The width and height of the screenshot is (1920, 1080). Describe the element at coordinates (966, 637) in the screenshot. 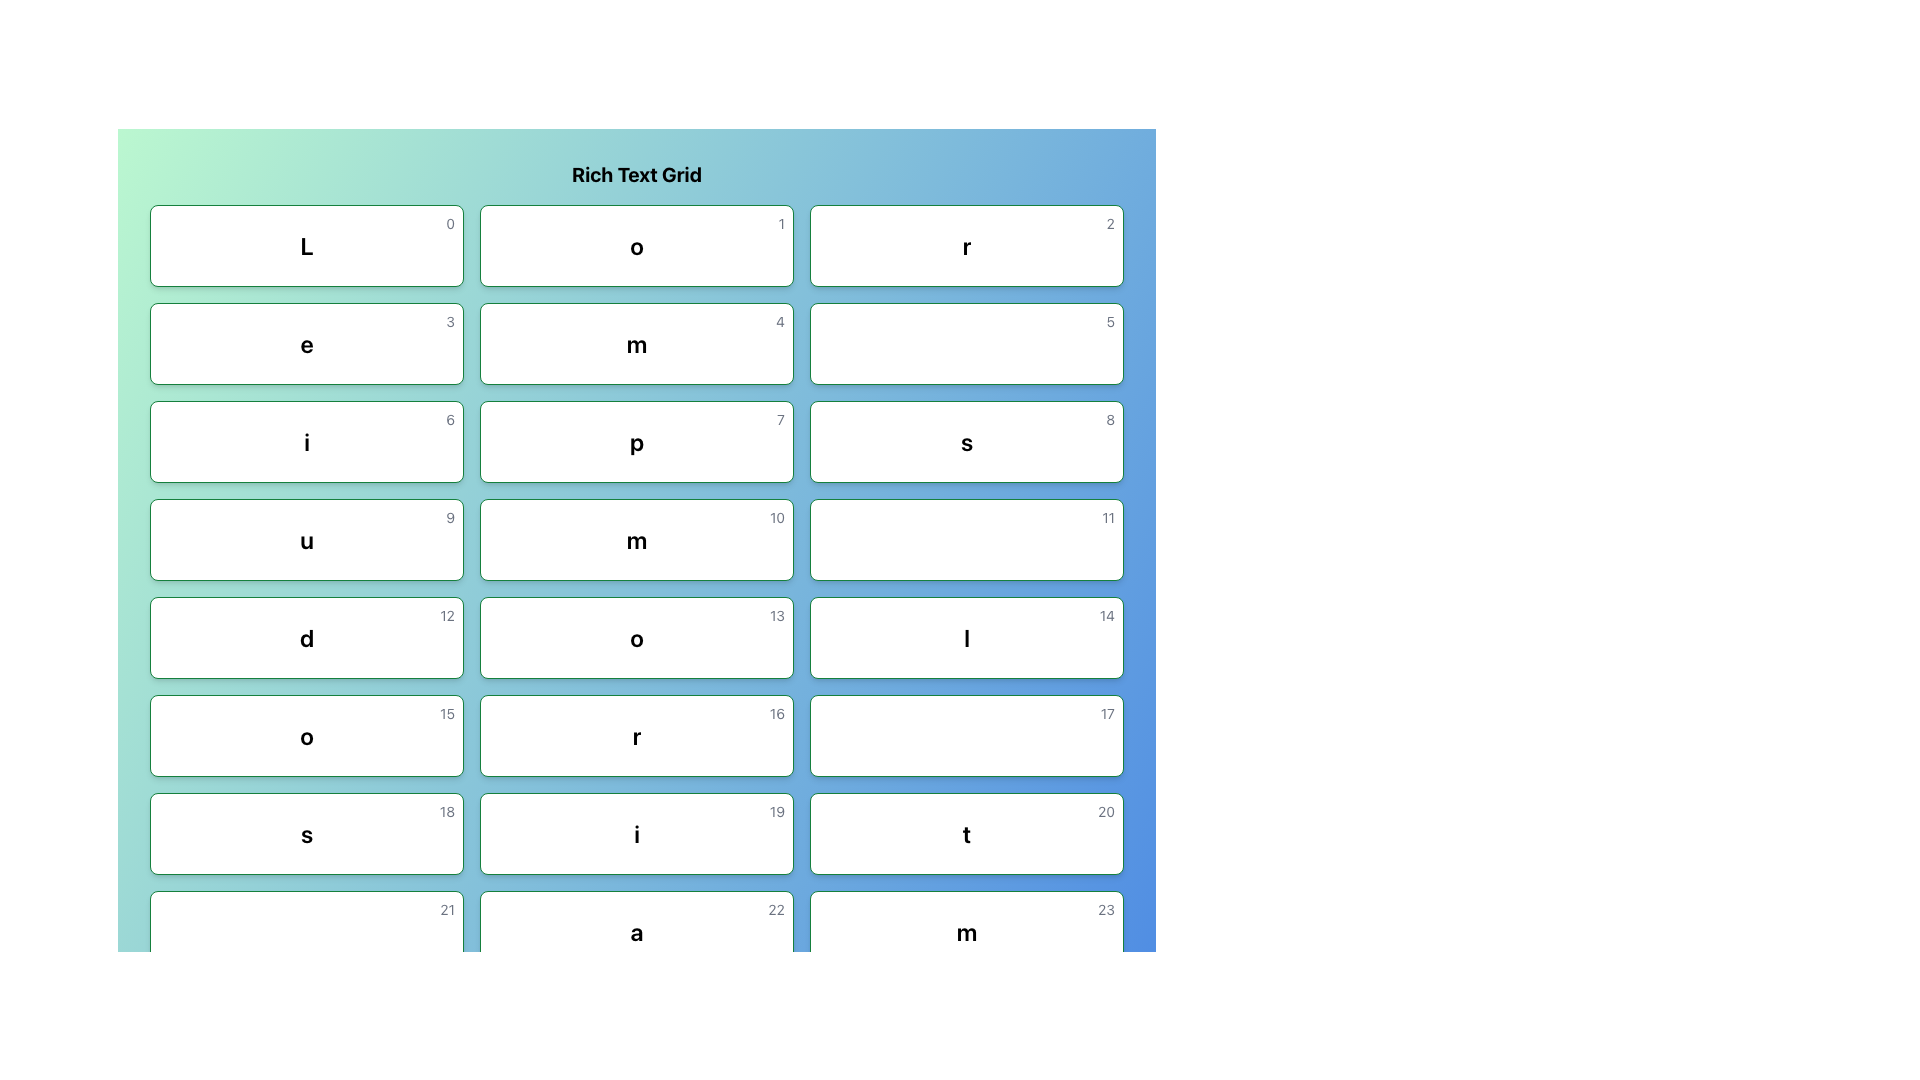

I see `the visual card element in the fifth column of the fifth row, which has a bold black 'l' text at the center and a small gray '14' in the top-right corner` at that location.